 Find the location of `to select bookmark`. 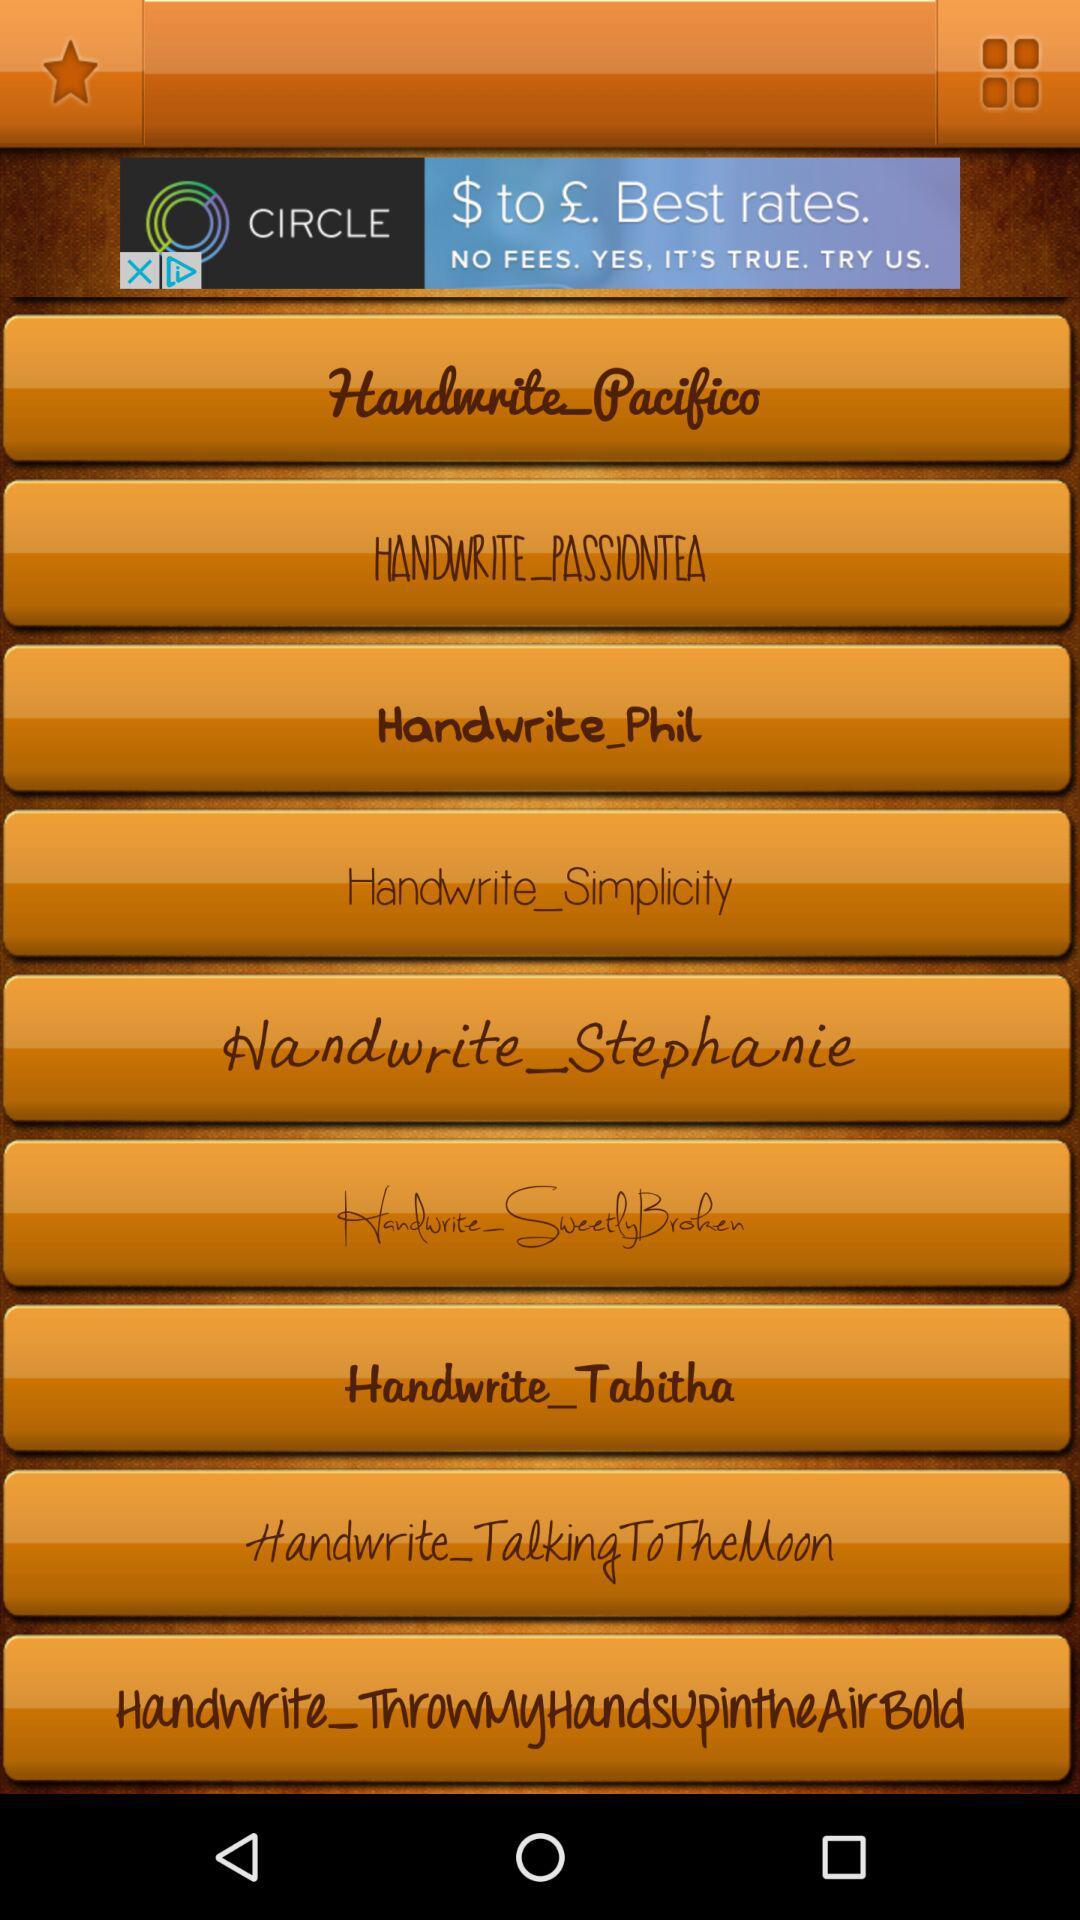

to select bookmark is located at coordinates (71, 72).